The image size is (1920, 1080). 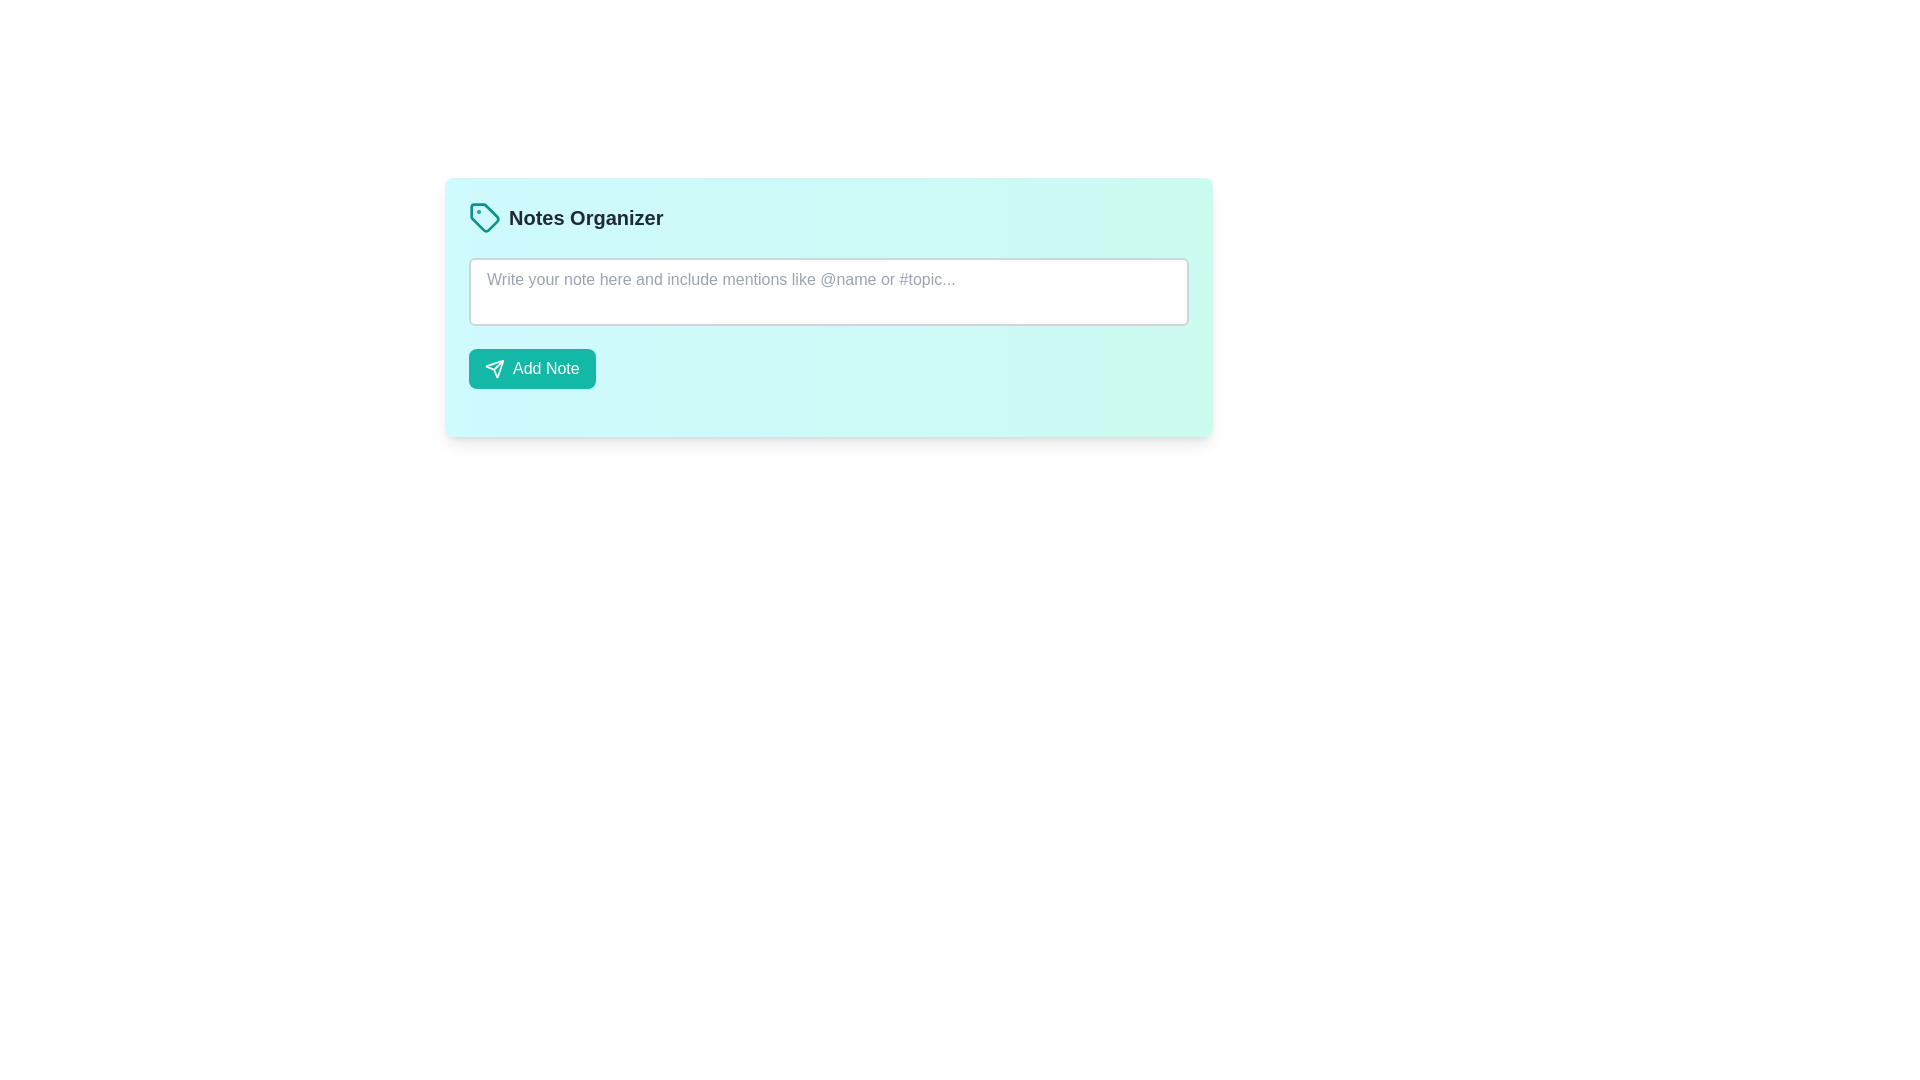 What do you see at coordinates (494, 369) in the screenshot?
I see `the paper plane icon located at the top-left corner of the 'Add Note' button, which is filled with green color and adjacent to the 'Add Note' text label` at bounding box center [494, 369].